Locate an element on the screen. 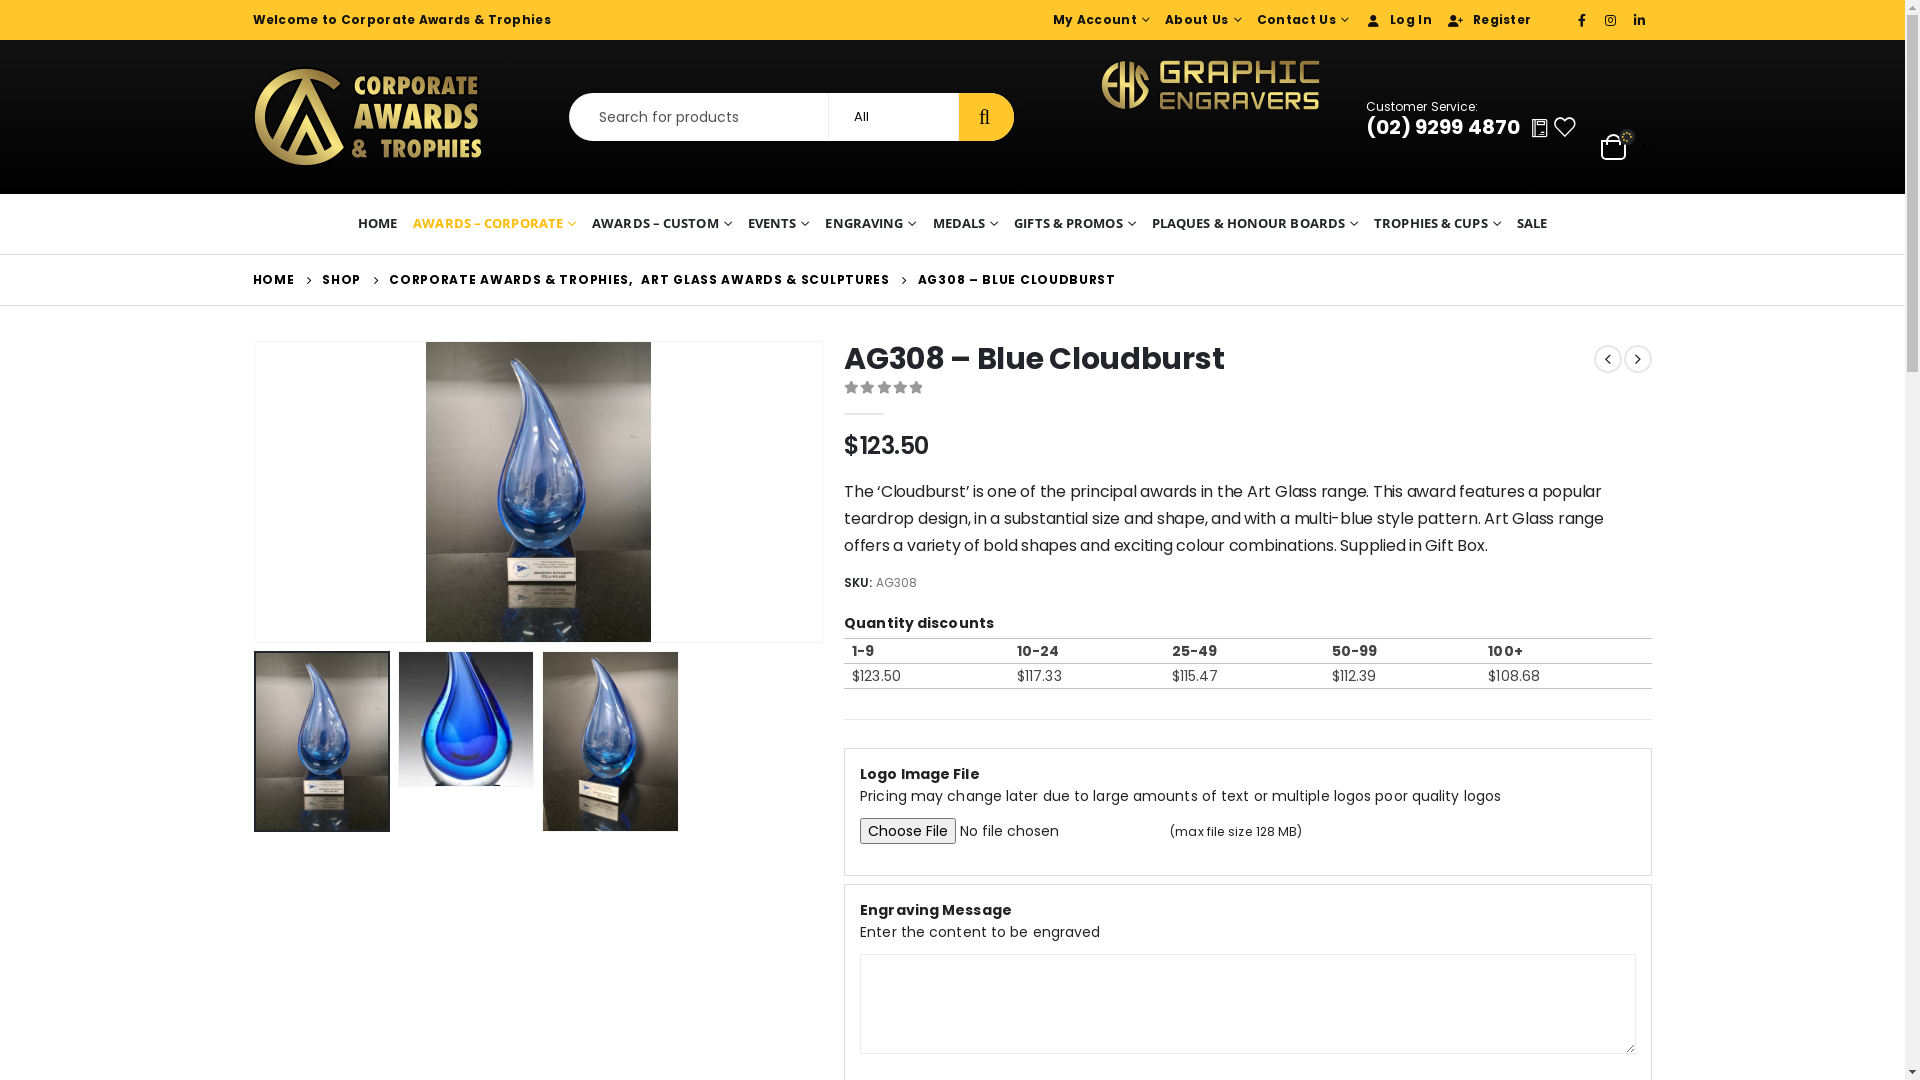  'Instagram' is located at coordinates (1611, 19).